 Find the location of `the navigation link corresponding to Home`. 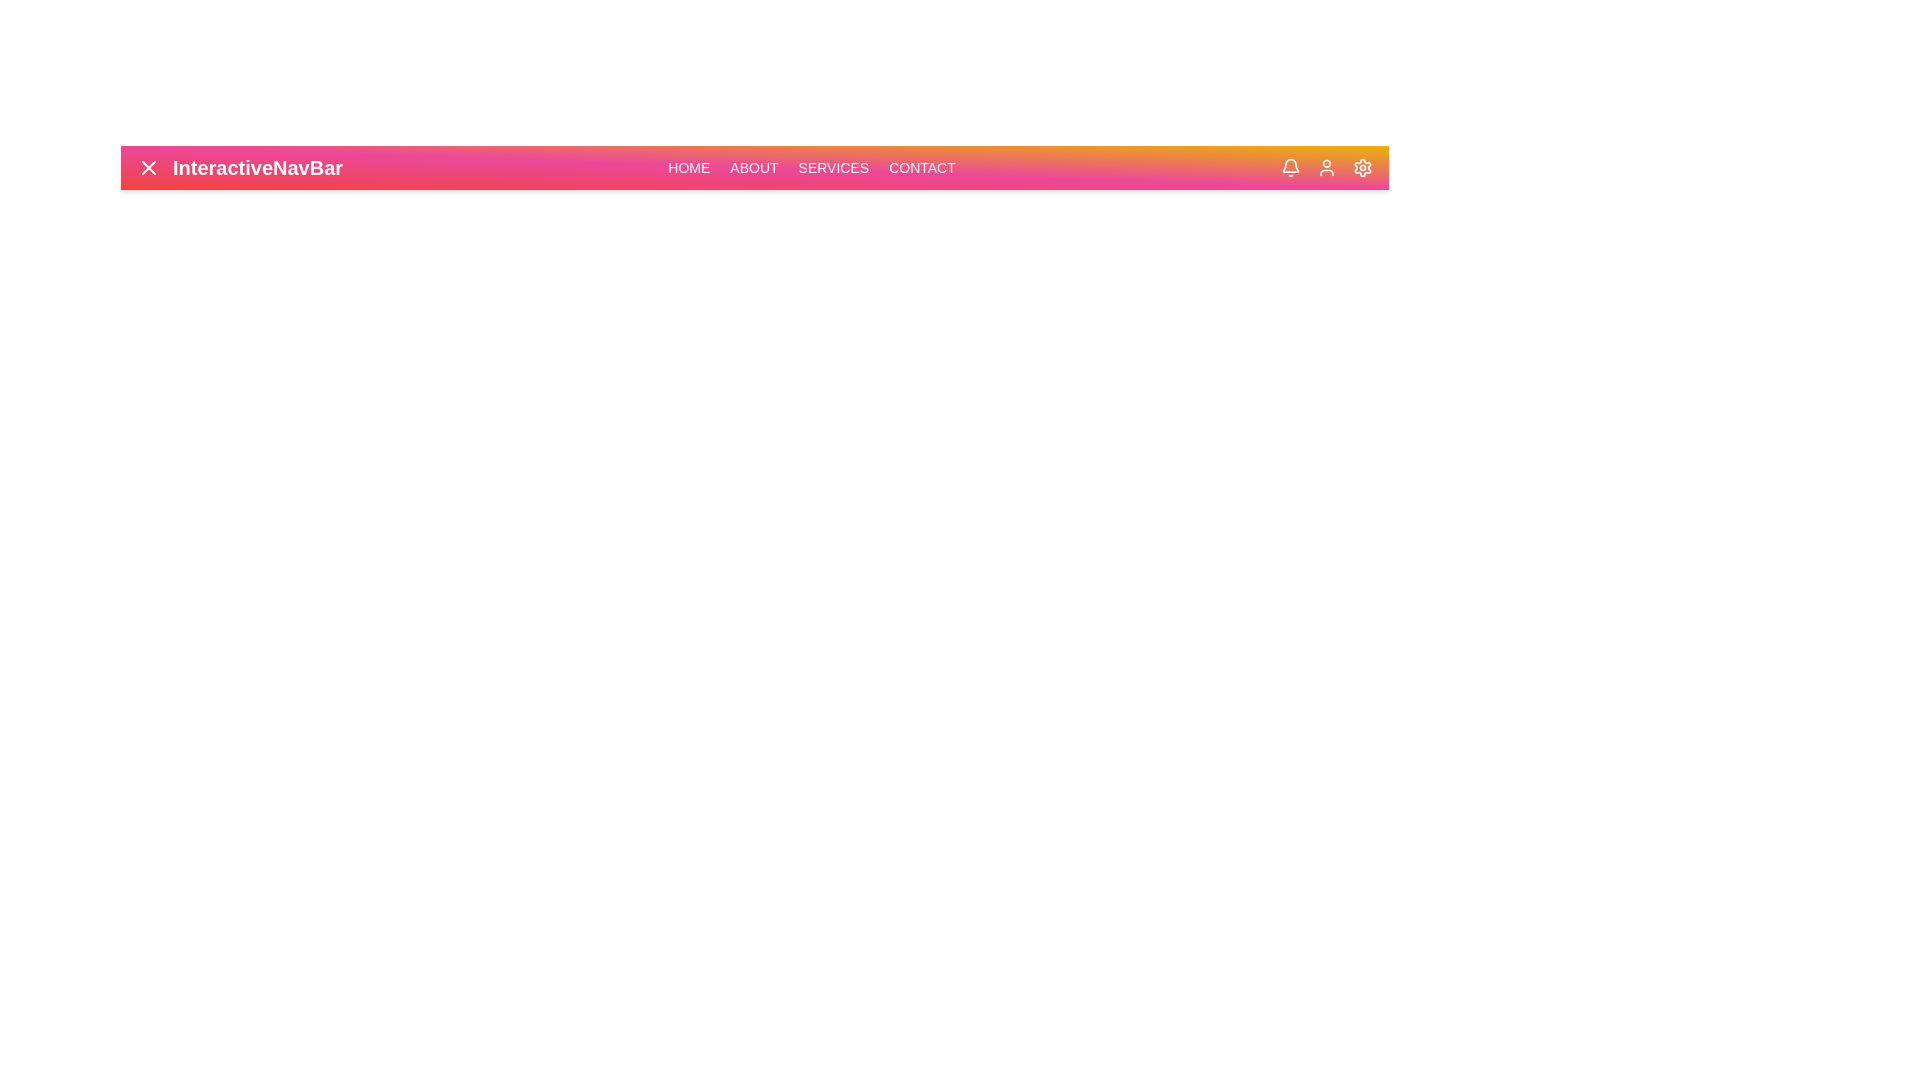

the navigation link corresponding to Home is located at coordinates (689, 167).